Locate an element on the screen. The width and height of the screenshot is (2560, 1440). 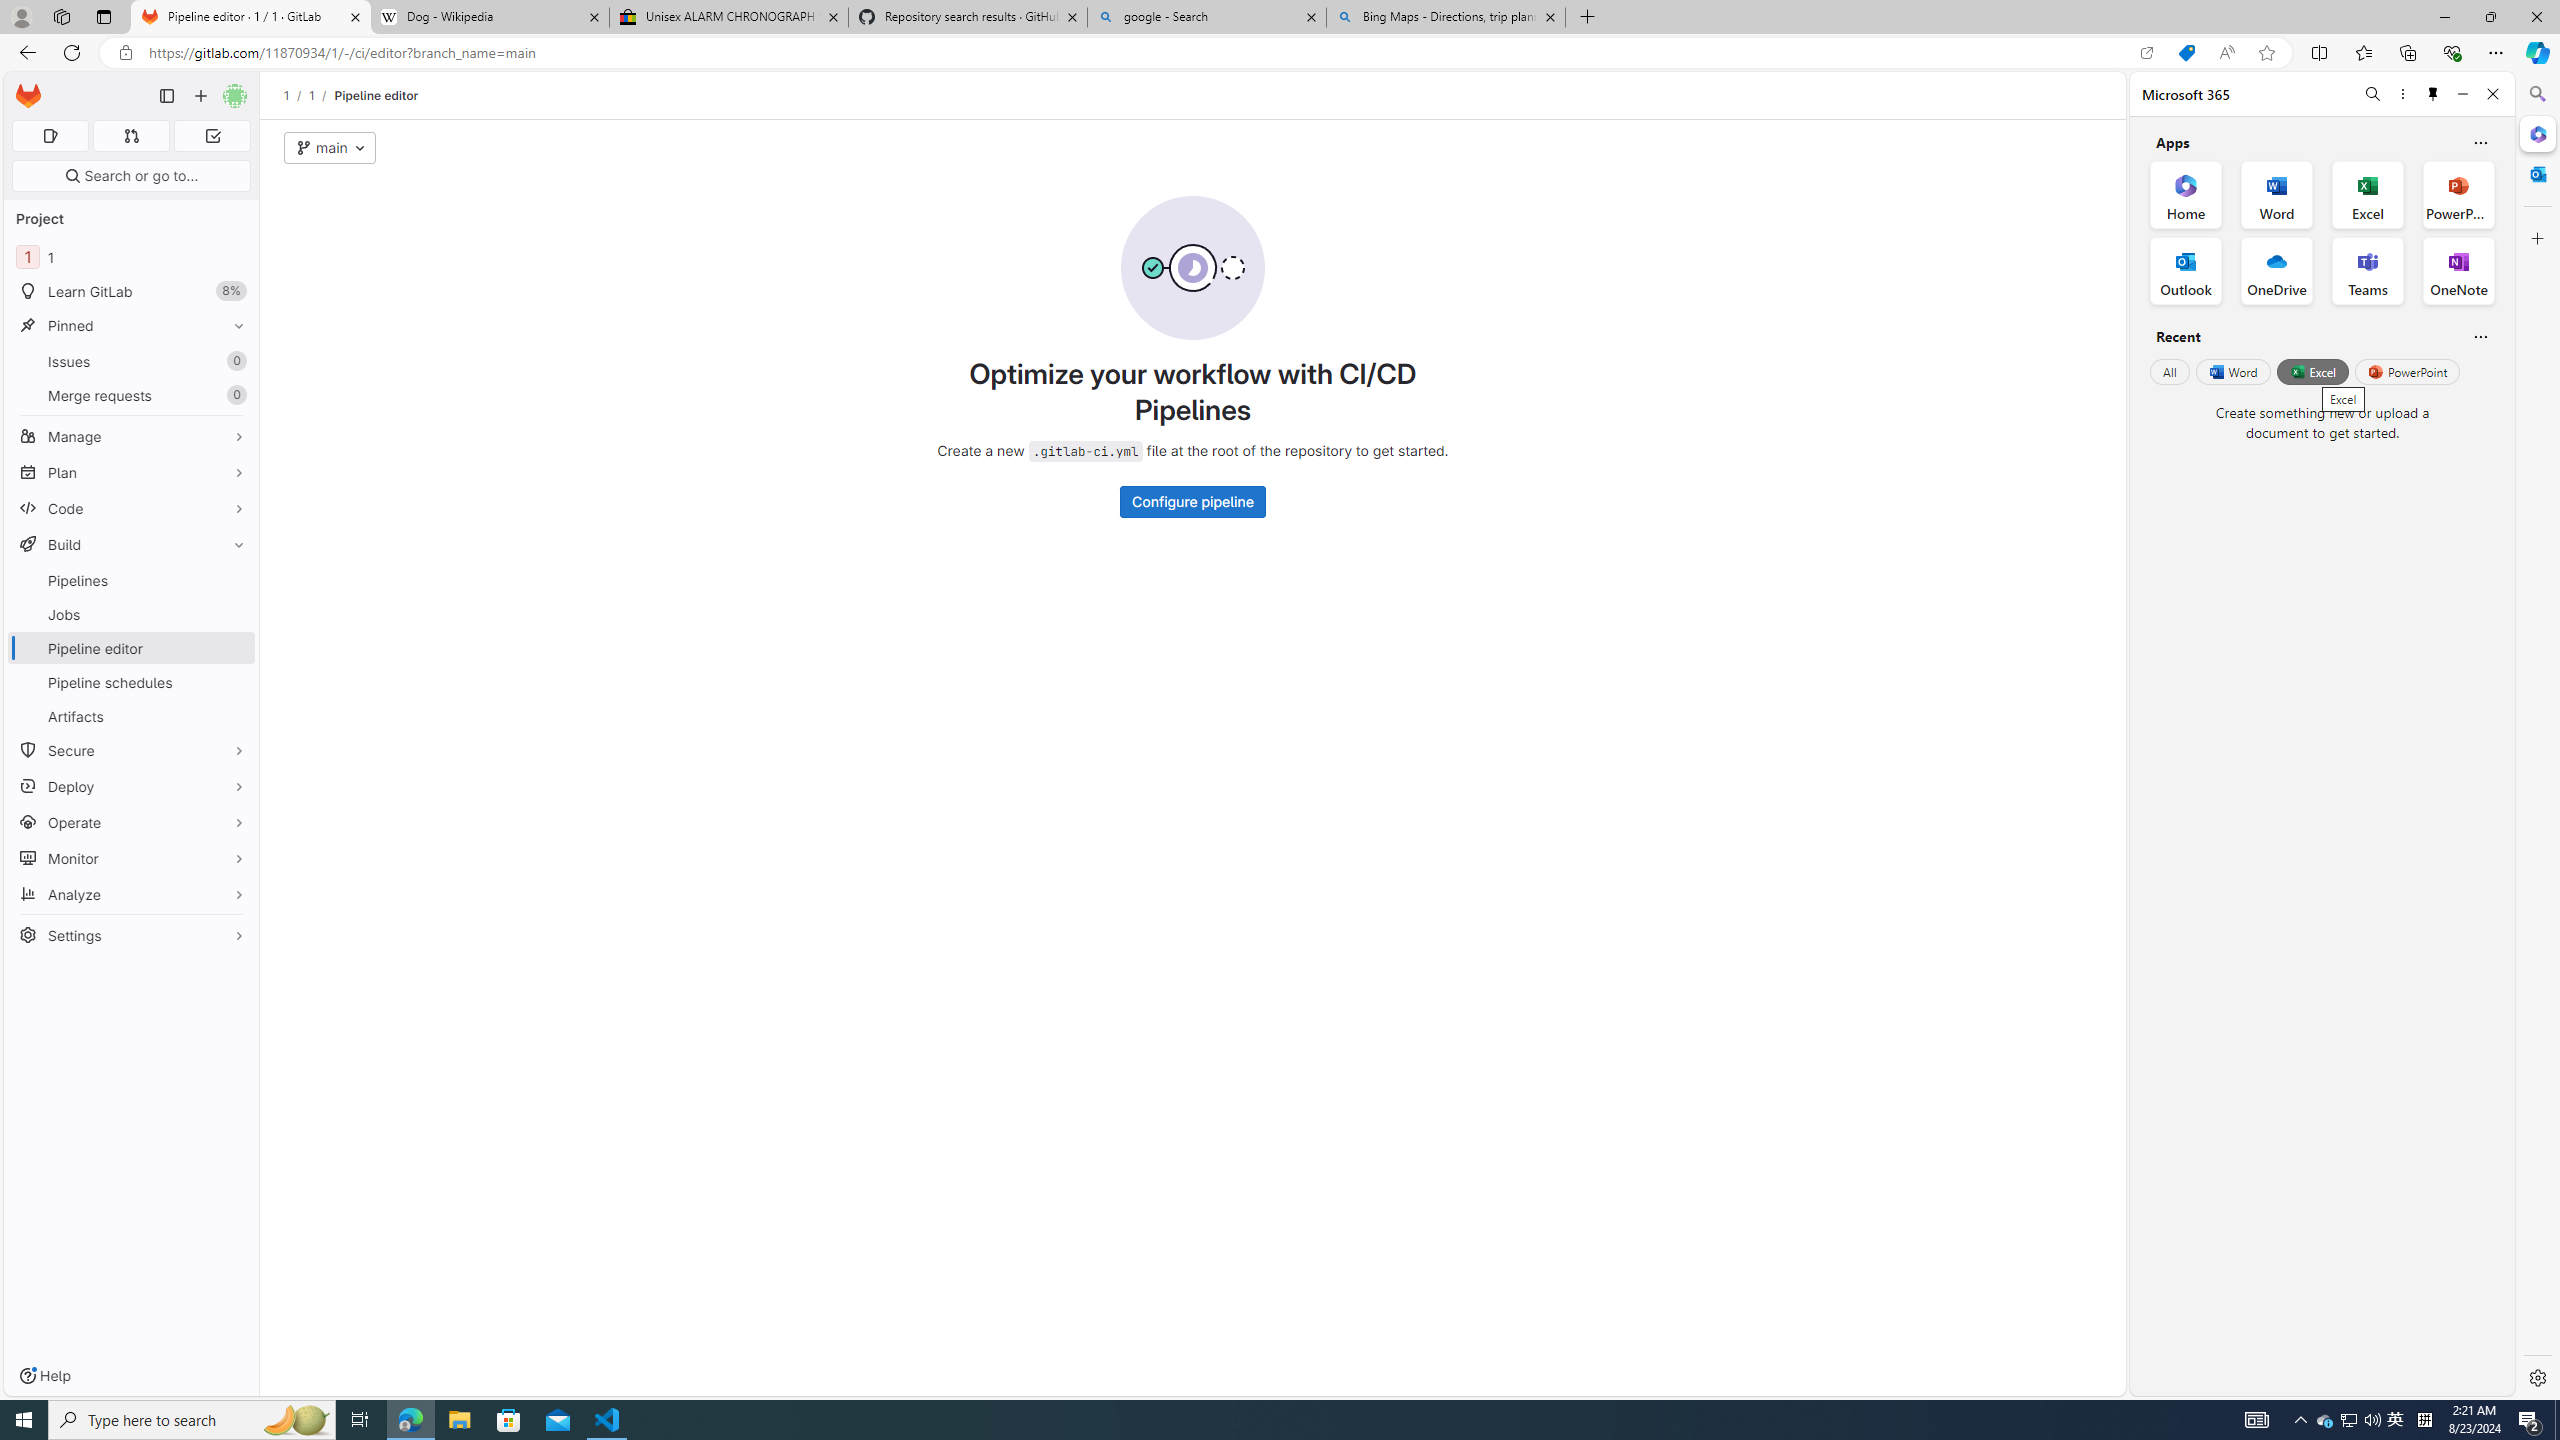
'Pin Jobs' is located at coordinates (233, 613).